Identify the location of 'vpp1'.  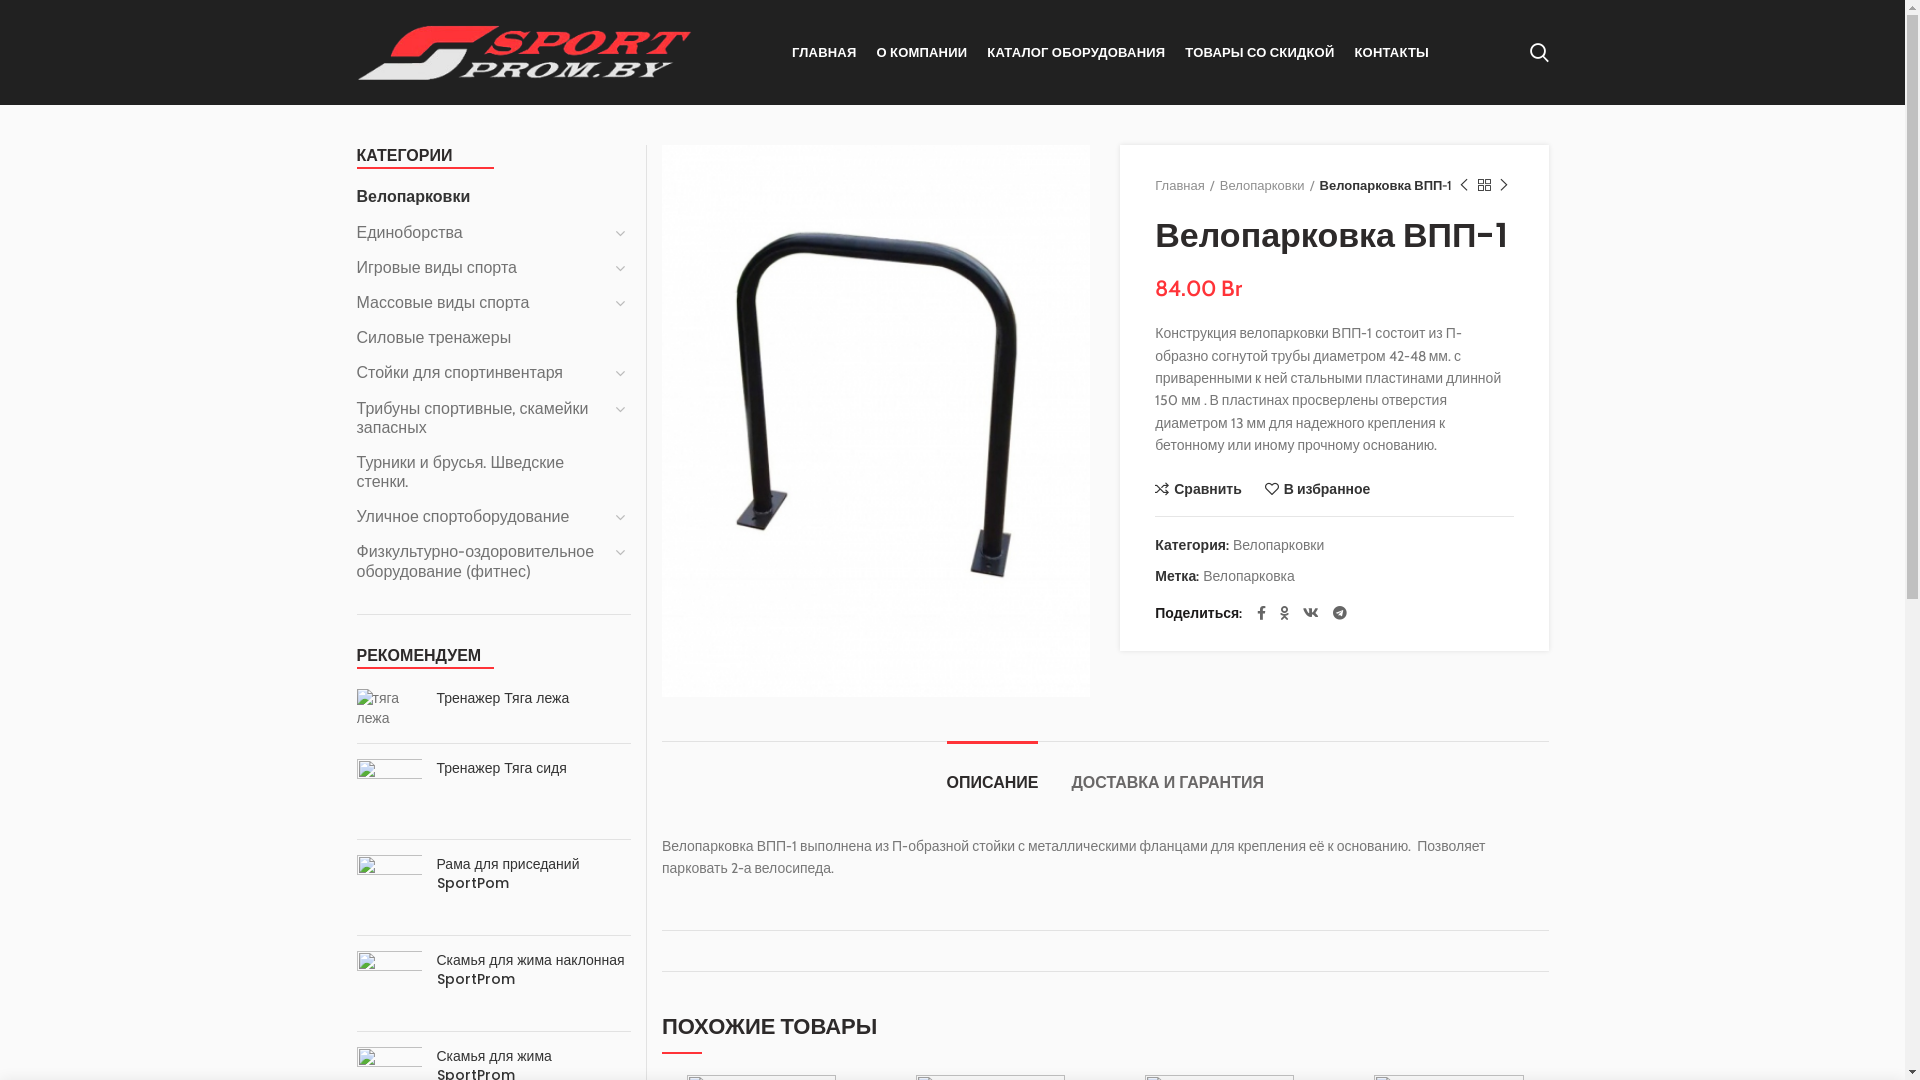
(876, 419).